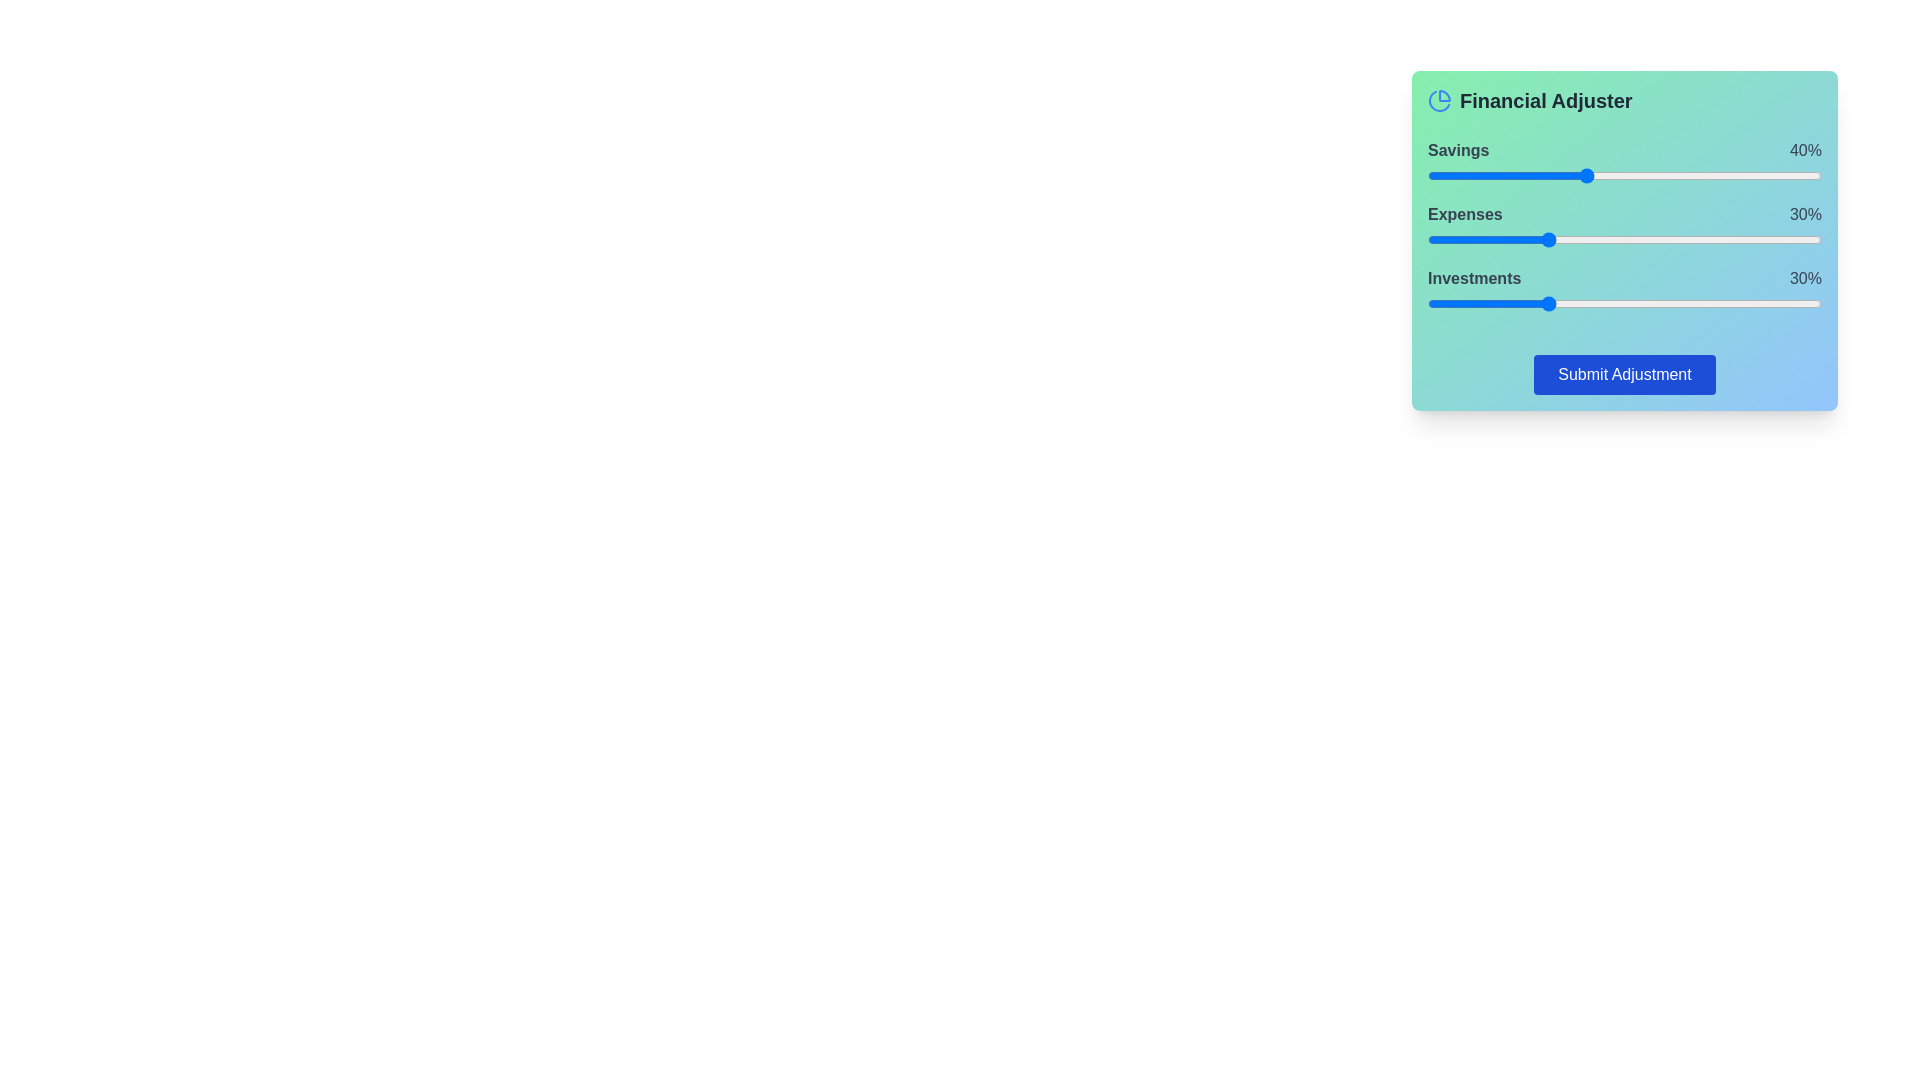  What do you see at coordinates (1690, 304) in the screenshot?
I see `the Investments slider to set the percentage to 67` at bounding box center [1690, 304].